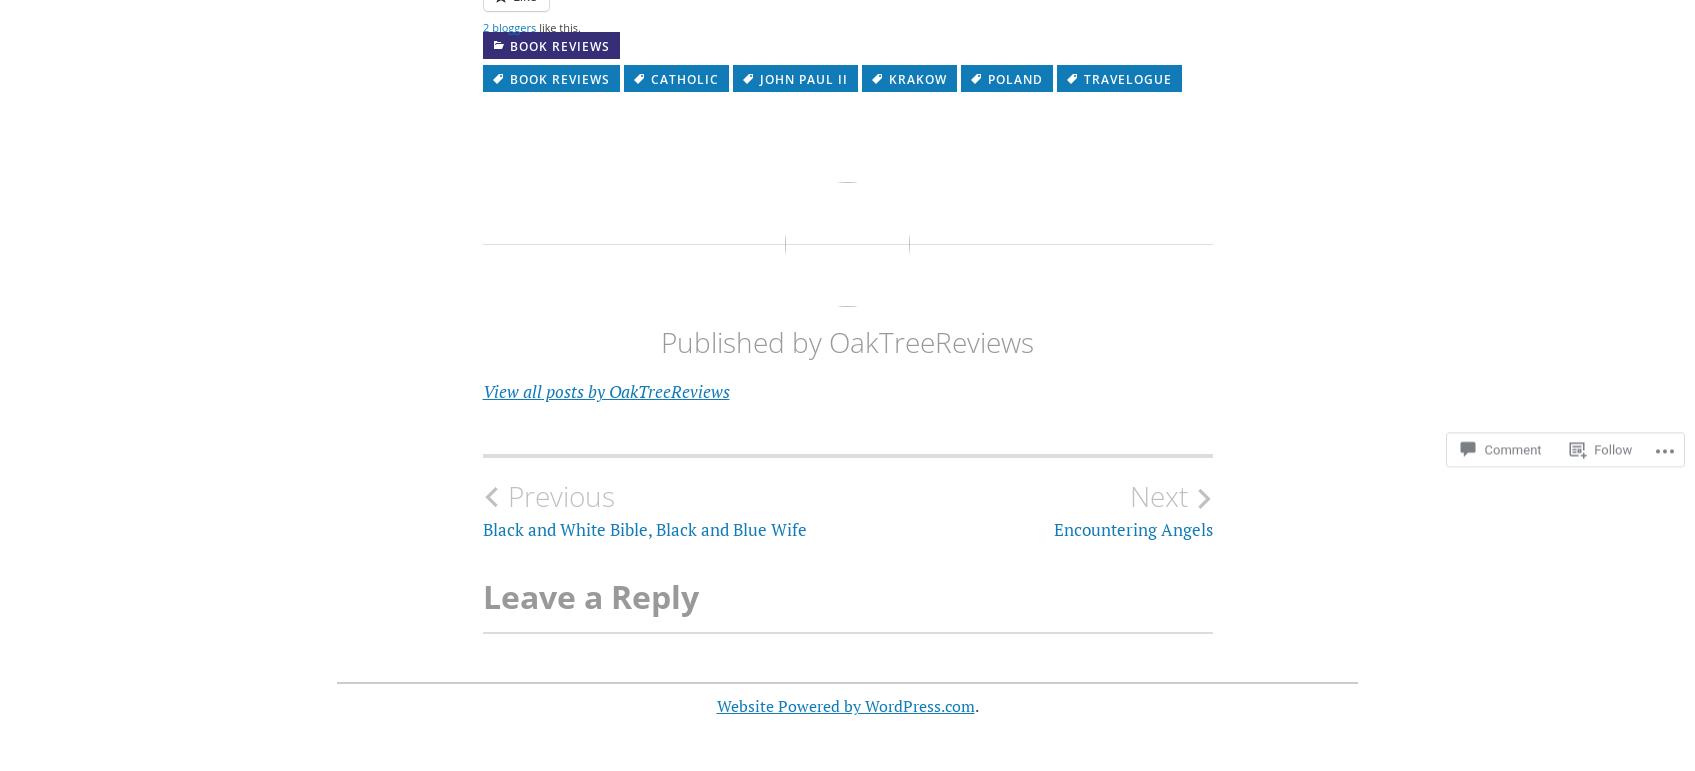 The height and width of the screenshot is (771, 1695). I want to click on 'Published by', so click(661, 340).